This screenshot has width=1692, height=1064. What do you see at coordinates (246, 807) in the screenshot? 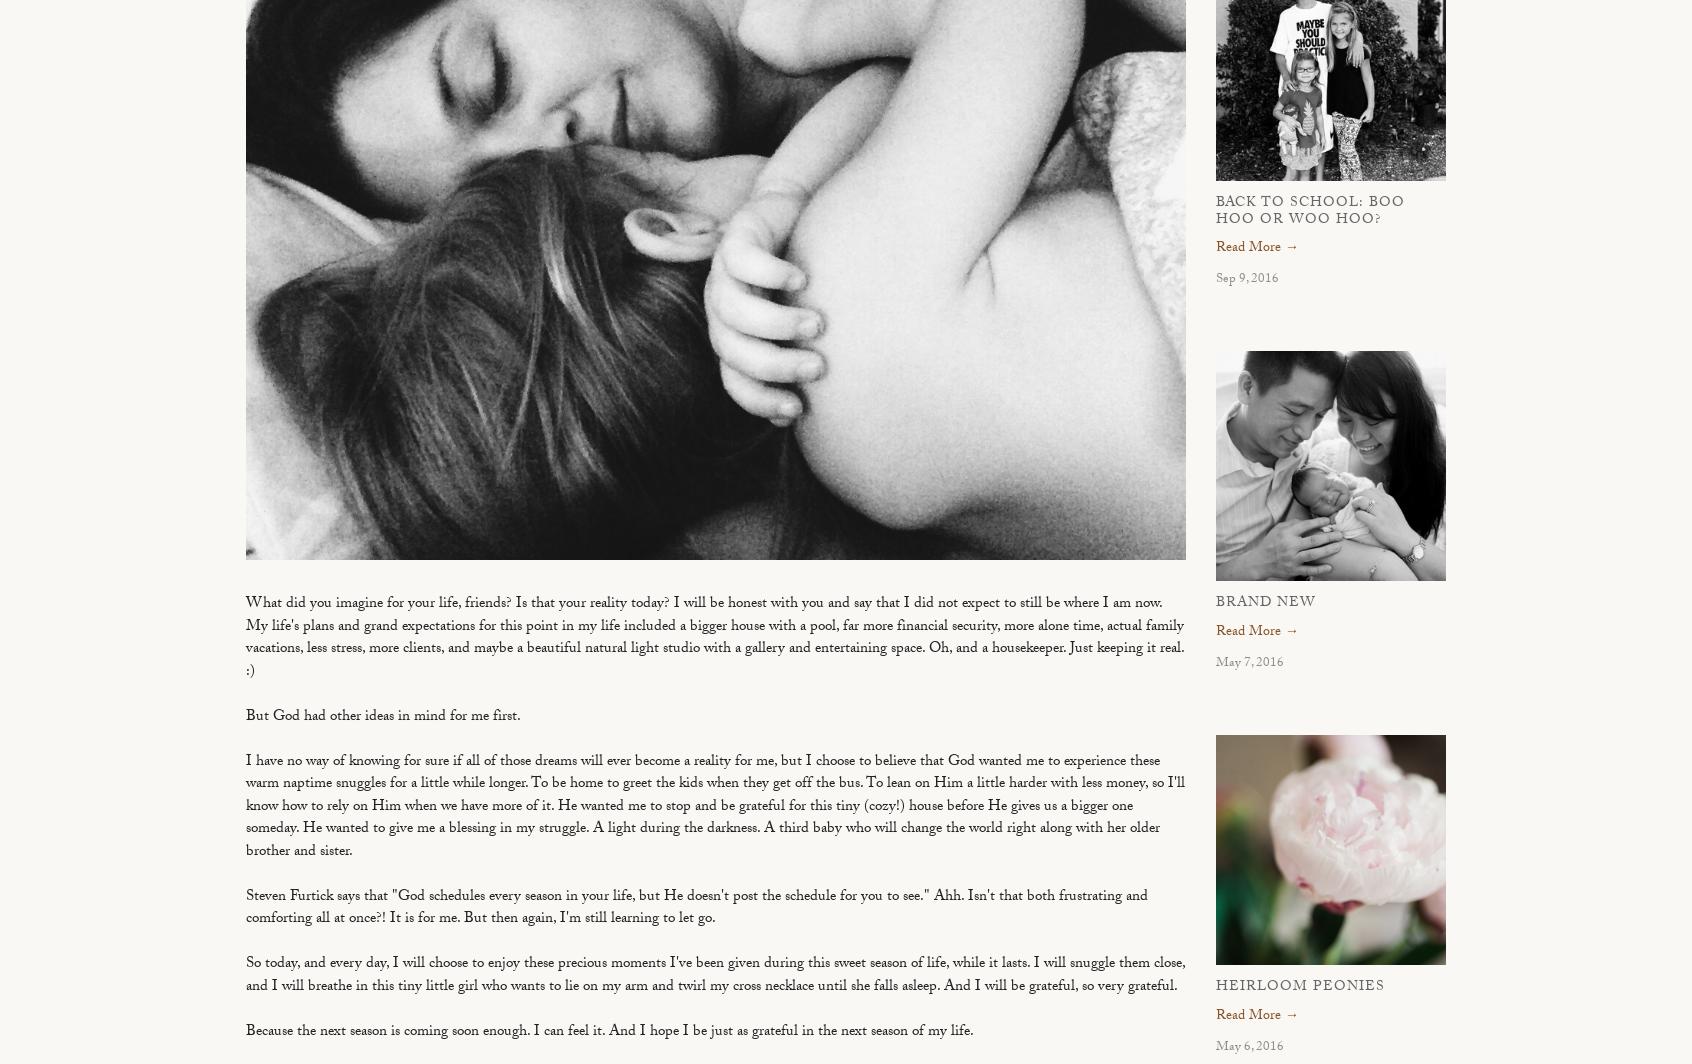
I see `'I have no way of knowing for sure if all of those dreams will ever become a reality for me, but I choose to believe that God wanted me to experience these warm naptime snuggles for a little while longer. To be home to greet the kids when they get off the bus. To lean on Him a little harder with less money, so I'll know how to rely on Him when we have more of it. He wanted me to stop and be grateful for this tiny (cozy!) house before He gives us a bigger one someday. He wanted to give me a blessing in my struggle. A light during the darkness. A third baby who will change the world right along with her older brother and sister.'` at bounding box center [246, 807].